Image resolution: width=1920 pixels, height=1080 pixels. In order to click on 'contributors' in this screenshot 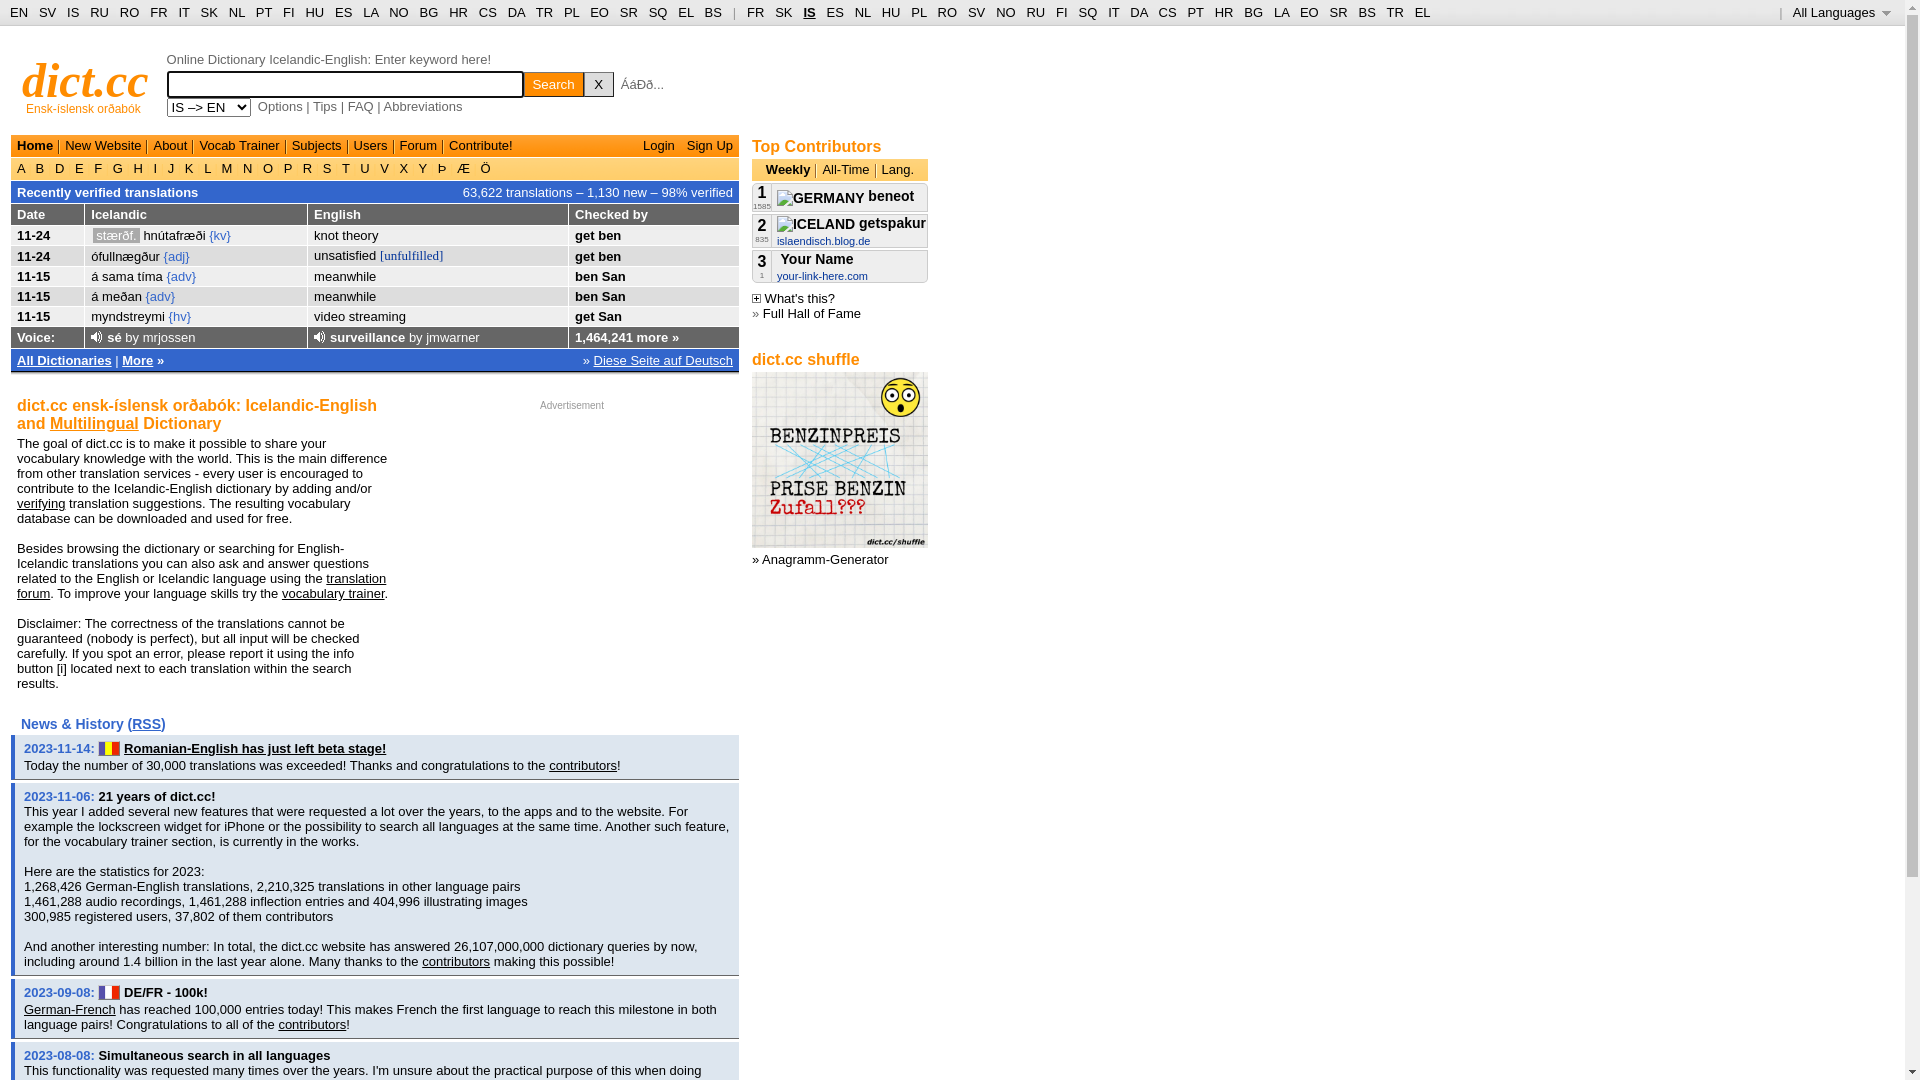, I will do `click(311, 1024)`.